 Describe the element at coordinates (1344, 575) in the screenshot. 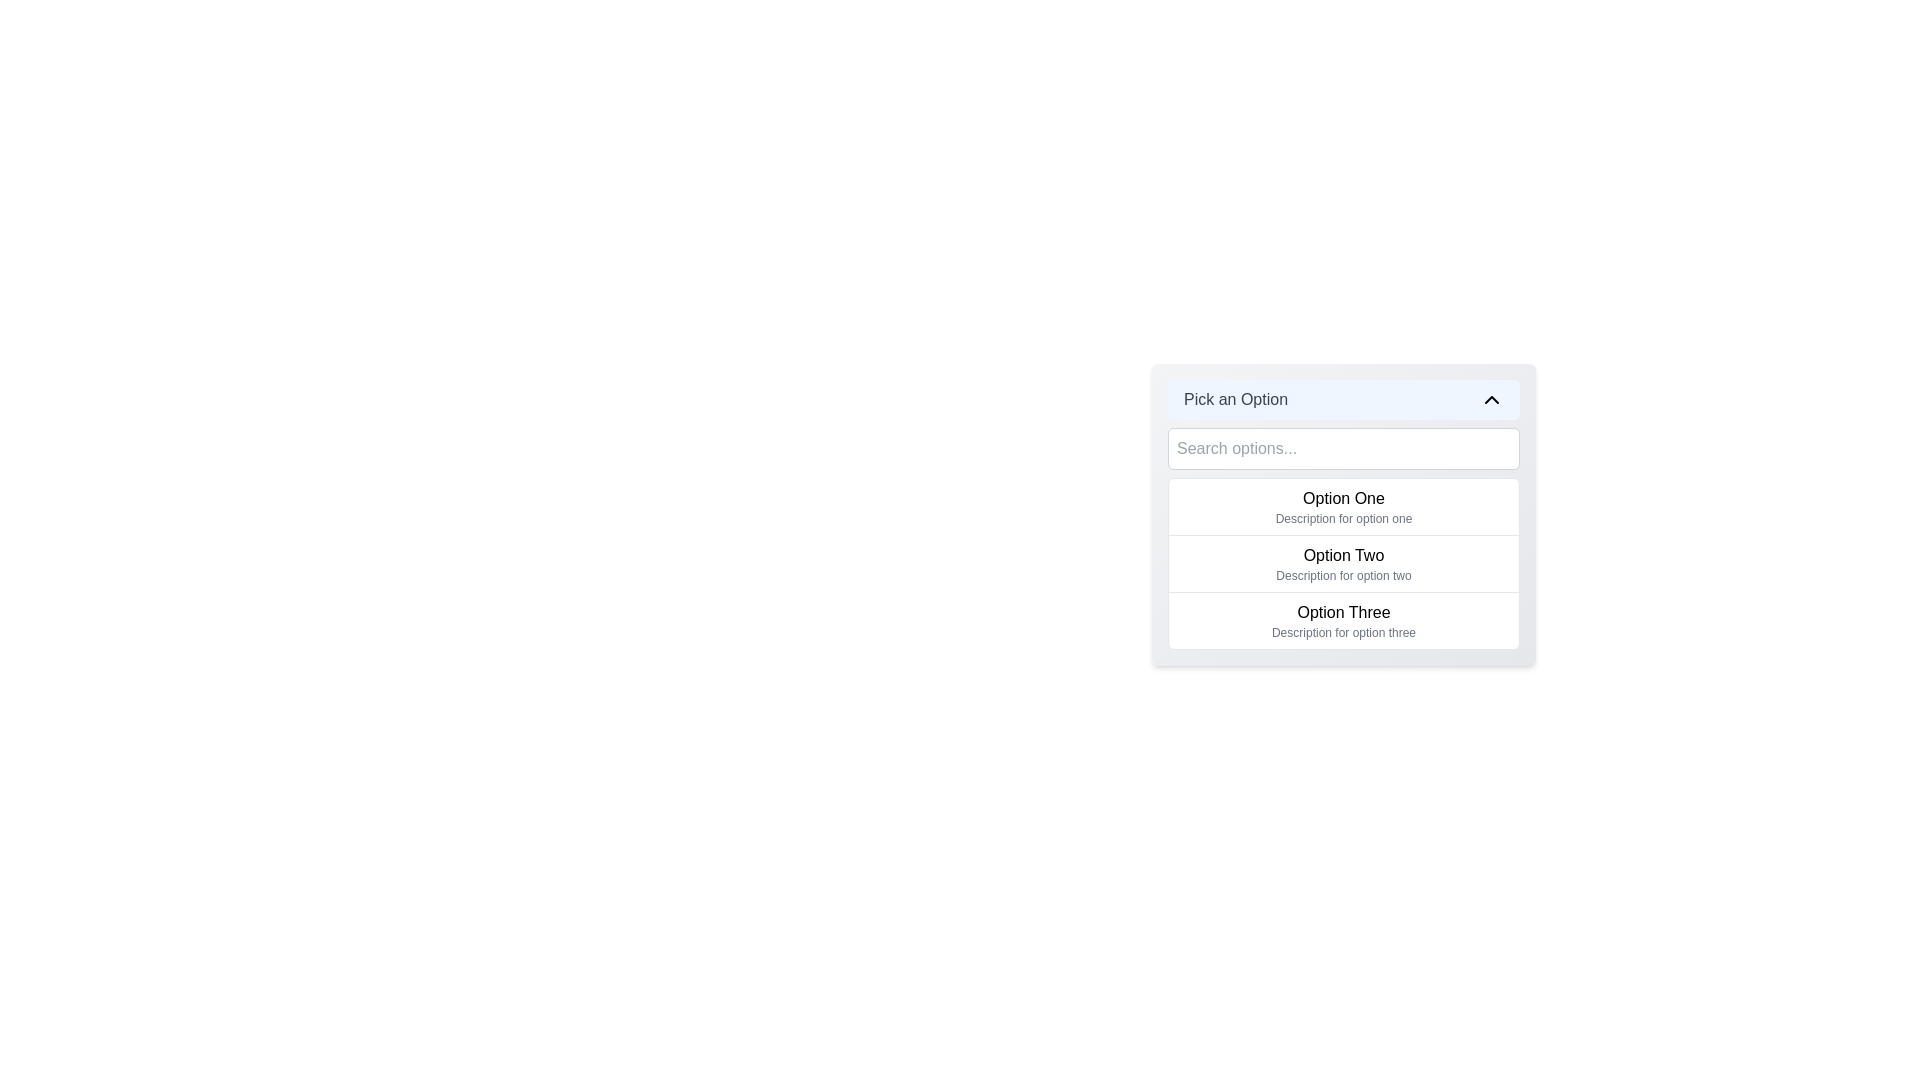

I see `the static text display that provides additional information about 'Option Two' in the dropdown menu` at that location.